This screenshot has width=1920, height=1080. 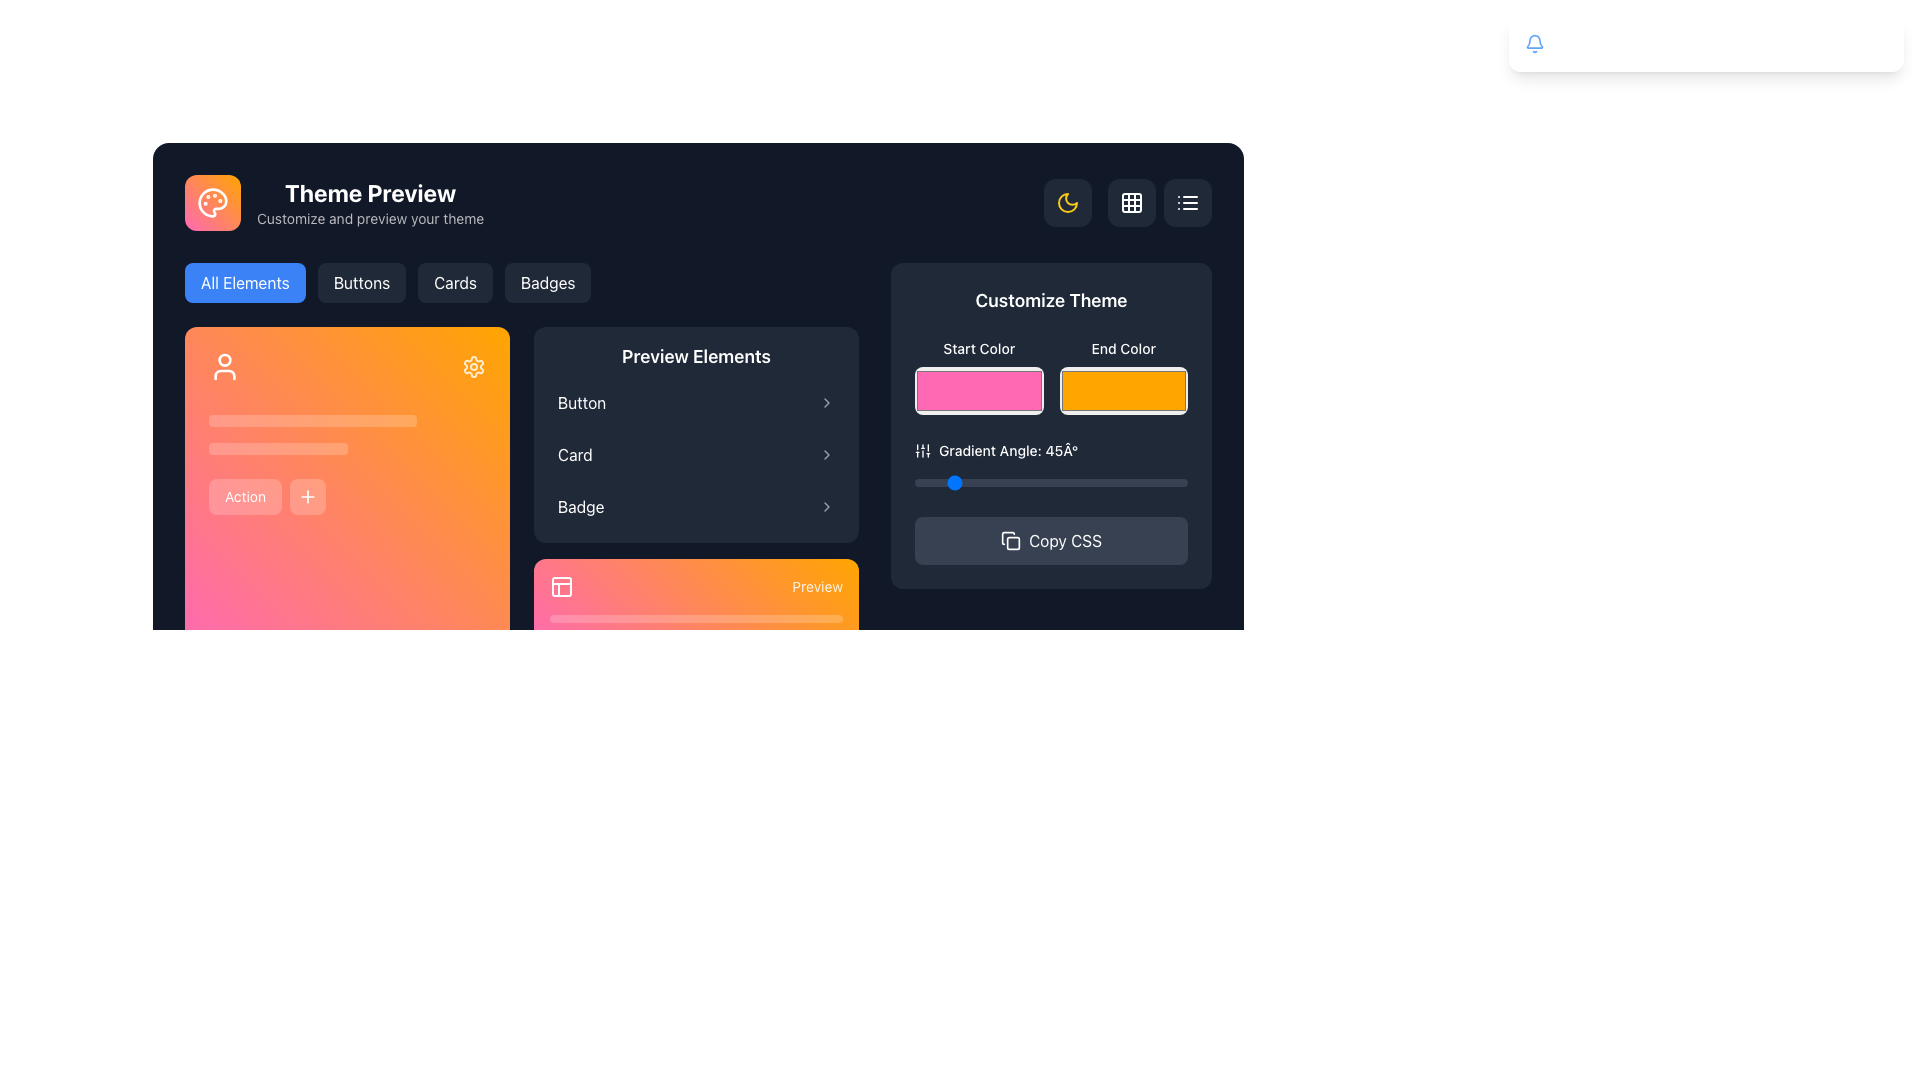 I want to click on the second decorative or progress bar located at the bottom of the left-side panel in the application layout, so click(x=277, y=447).